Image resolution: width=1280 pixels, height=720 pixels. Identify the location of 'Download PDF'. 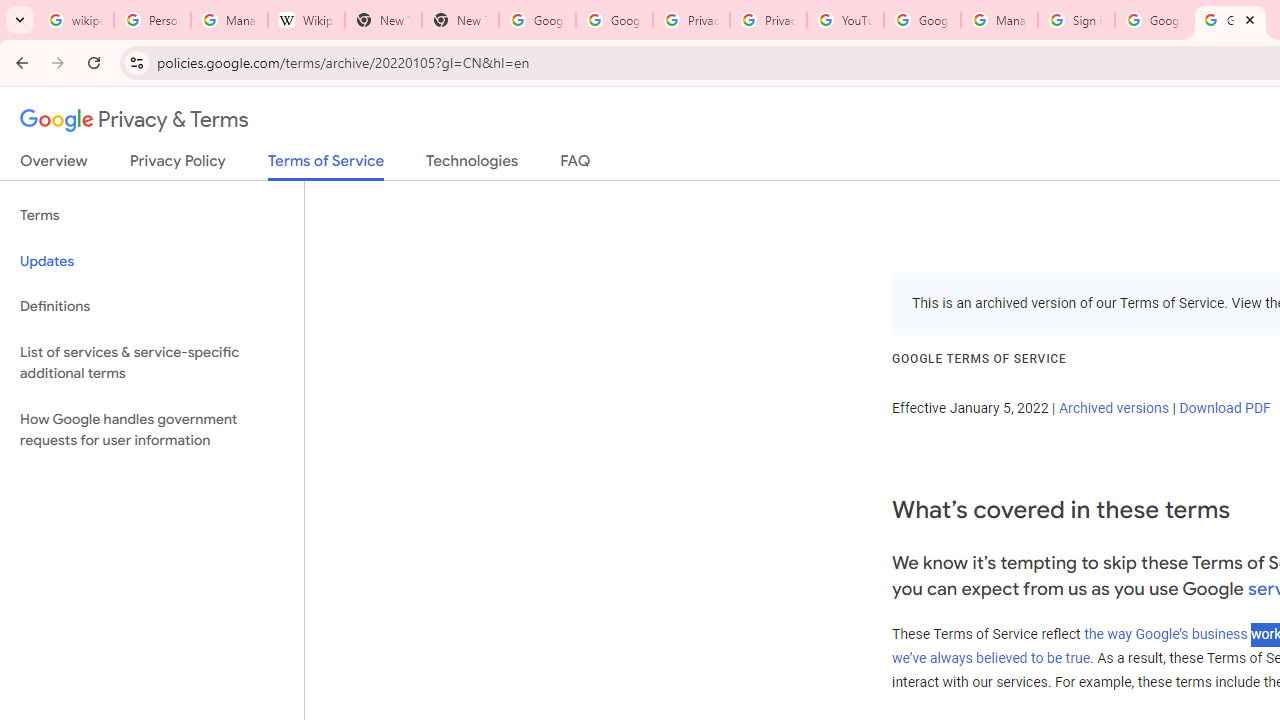
(1223, 406).